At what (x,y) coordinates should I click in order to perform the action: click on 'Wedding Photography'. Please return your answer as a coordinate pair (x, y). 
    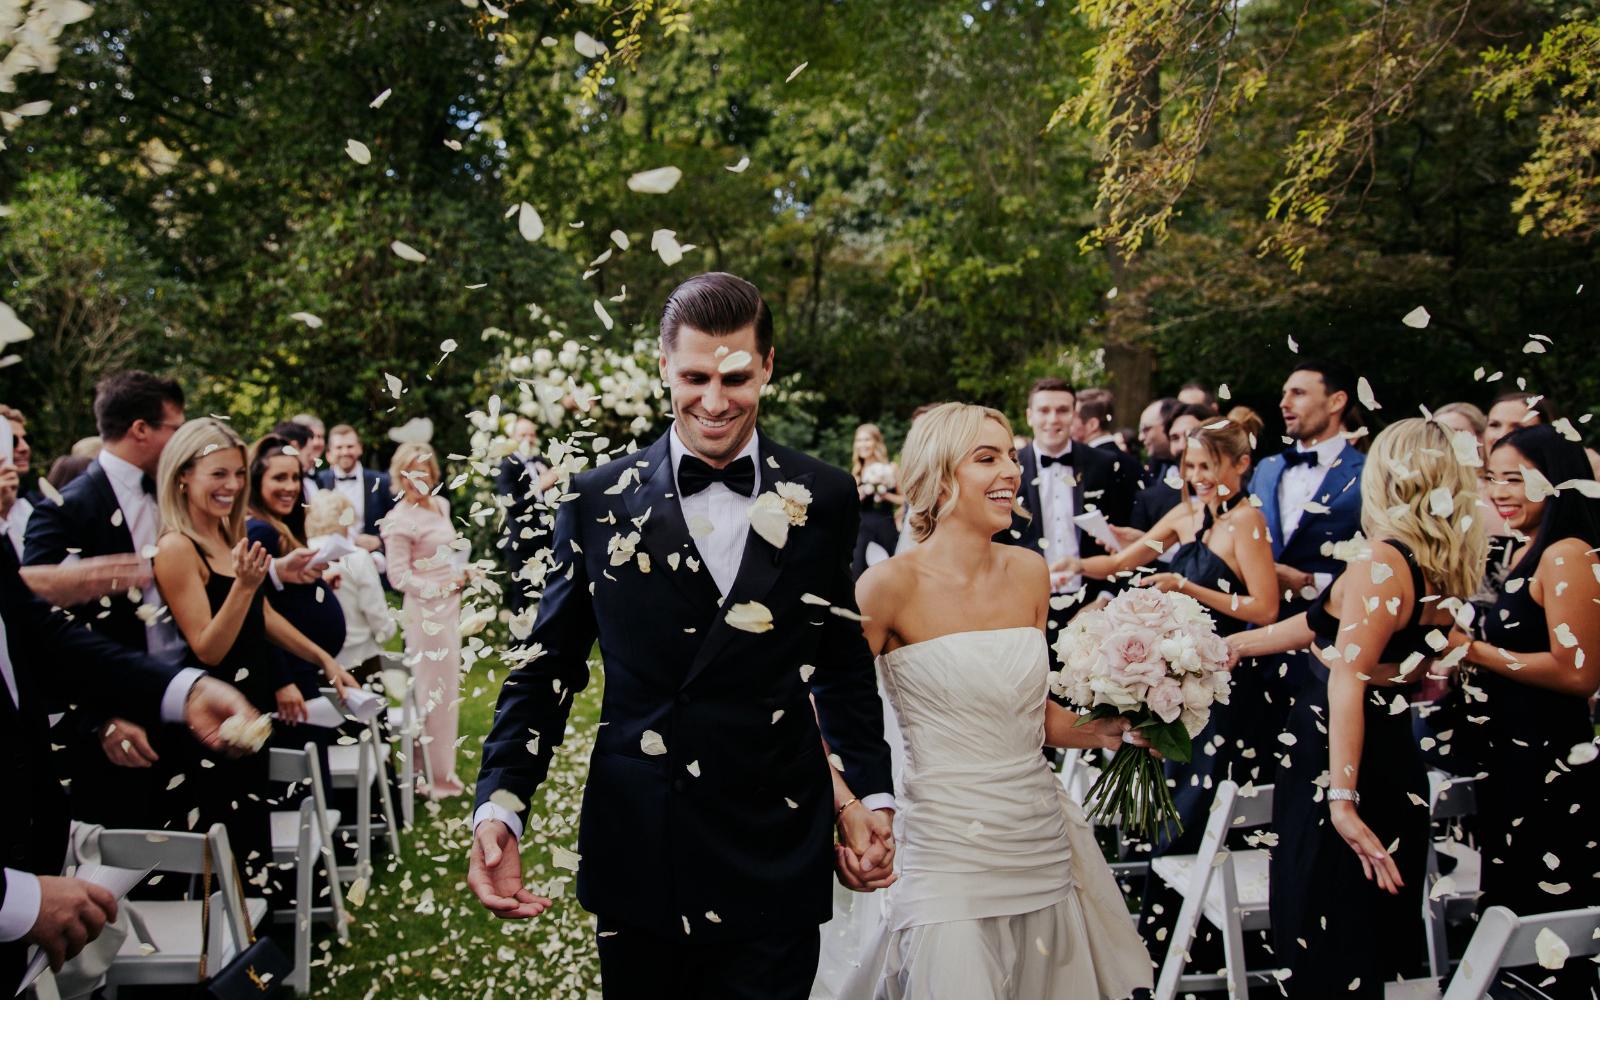
    Looking at the image, I should click on (663, 201).